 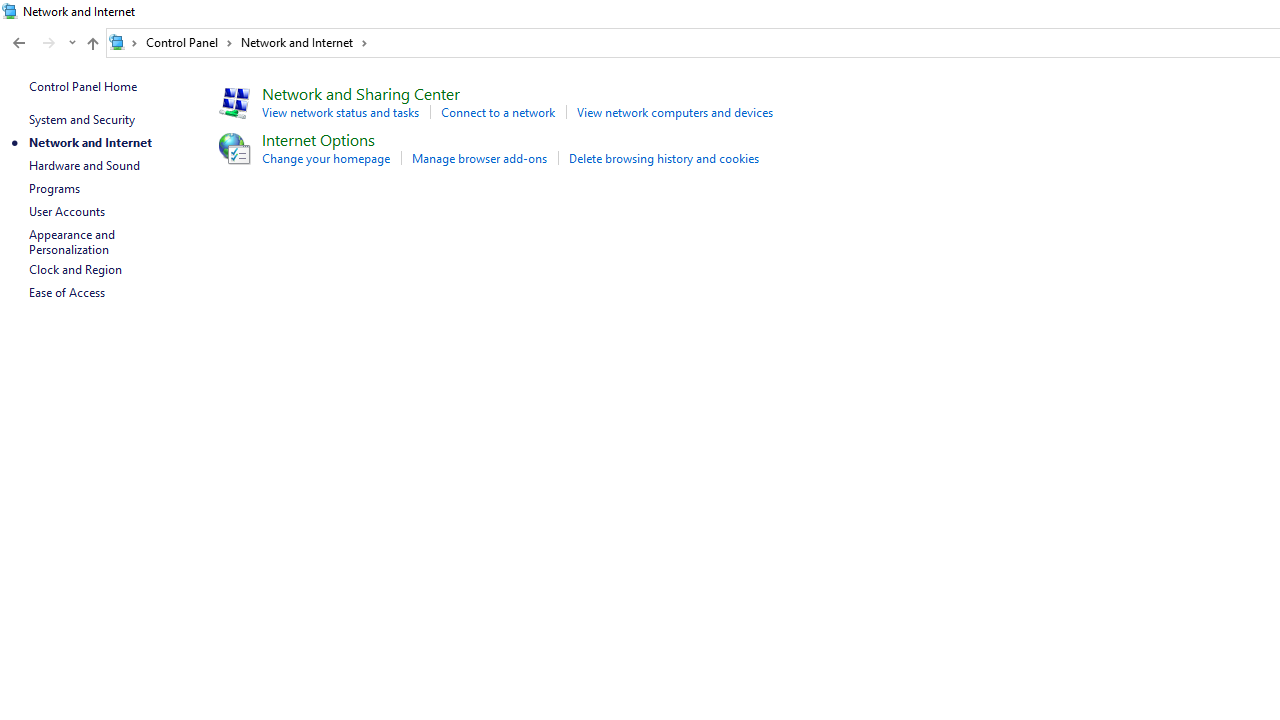 What do you see at coordinates (67, 211) in the screenshot?
I see `'User Accounts'` at bounding box center [67, 211].